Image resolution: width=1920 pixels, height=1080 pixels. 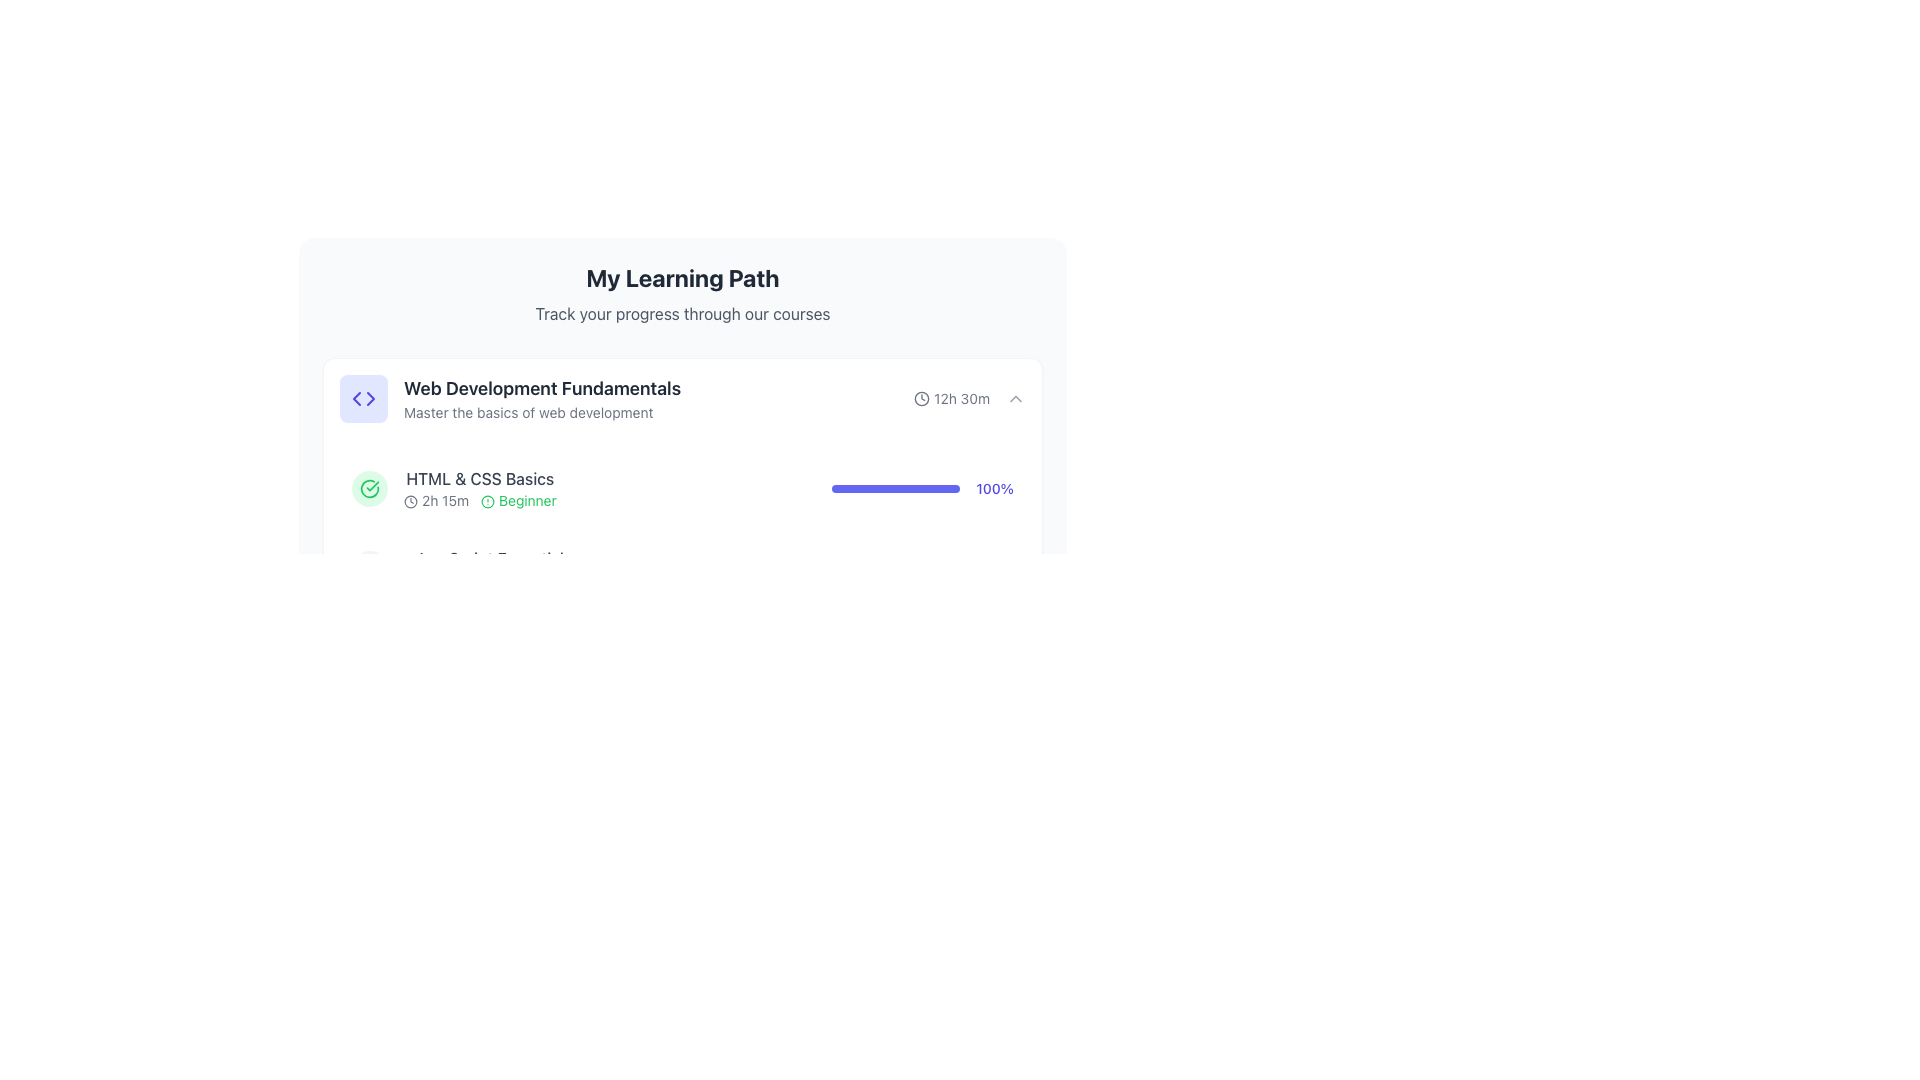 I want to click on the circular icon, which is a vector graphic element styled as a circular alert icon and positioned slightly above the center of the overall layout, so click(x=488, y=501).